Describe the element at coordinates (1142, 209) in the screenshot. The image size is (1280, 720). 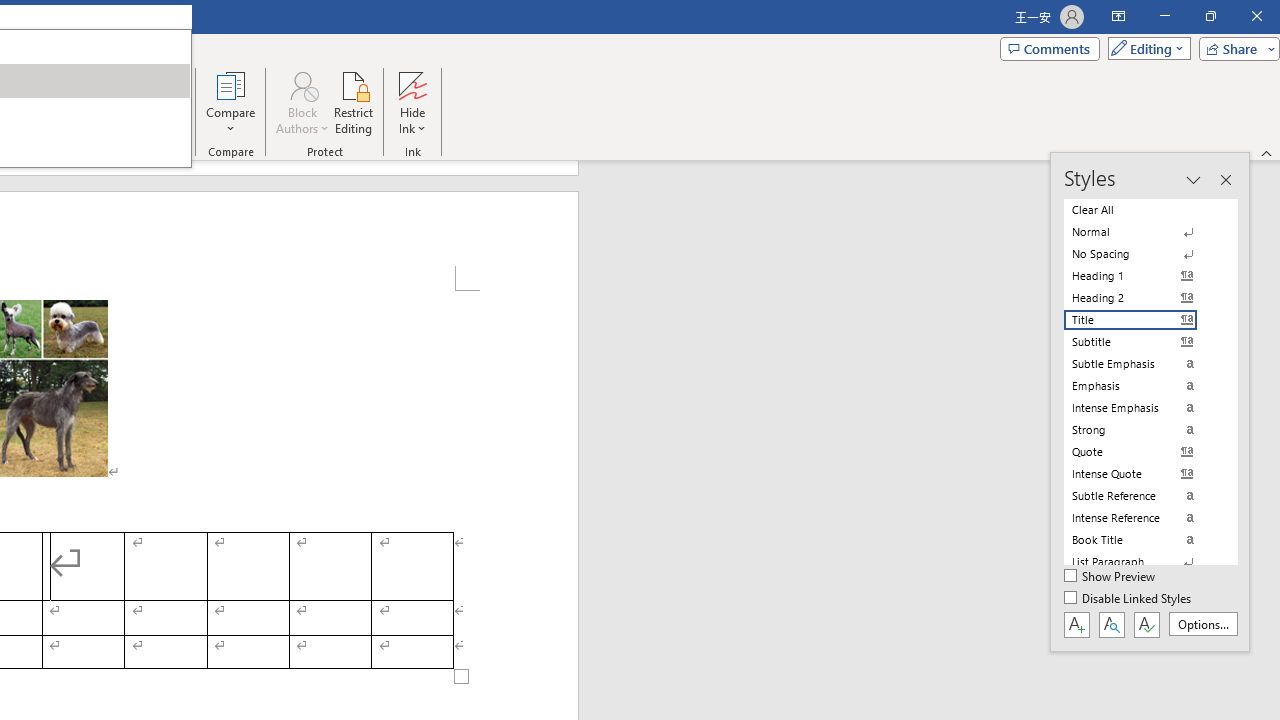
I see `'Clear All'` at that location.